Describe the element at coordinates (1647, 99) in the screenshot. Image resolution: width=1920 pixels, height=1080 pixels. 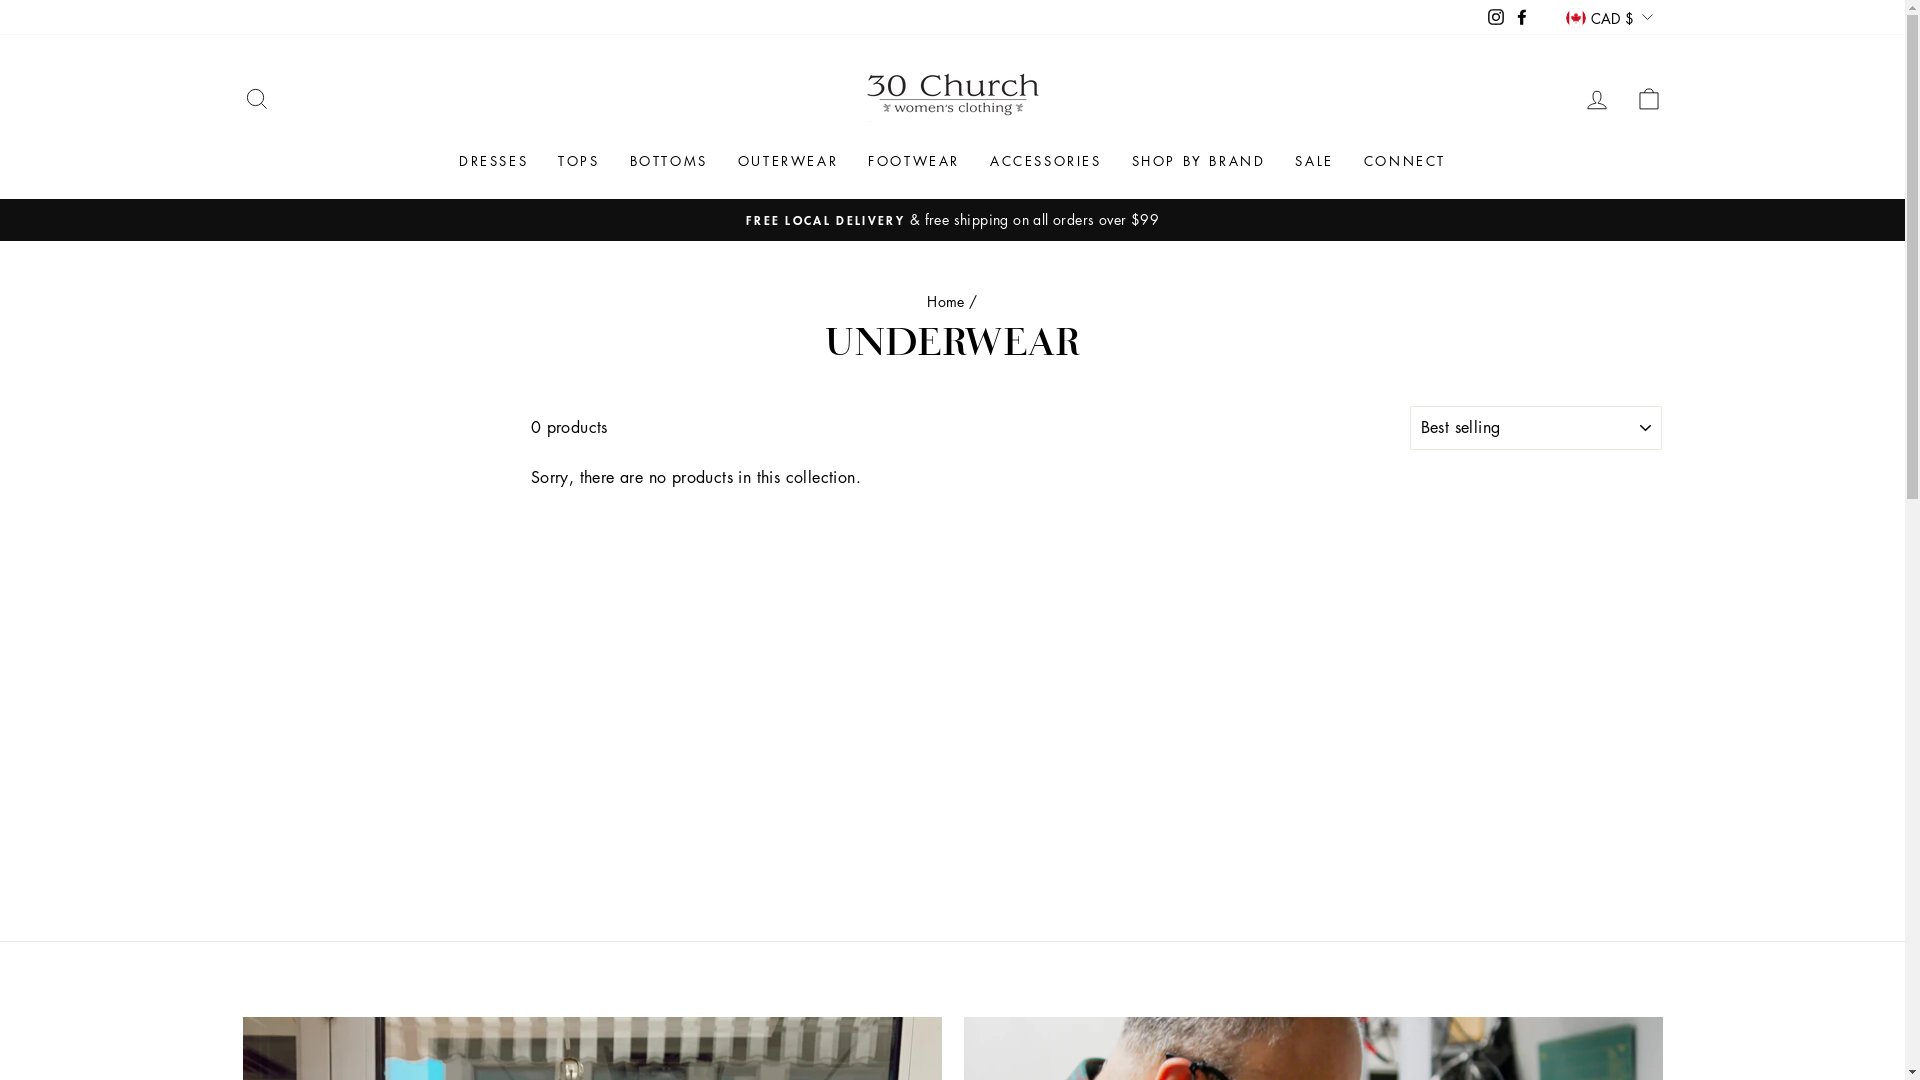
I see `'CART'` at that location.